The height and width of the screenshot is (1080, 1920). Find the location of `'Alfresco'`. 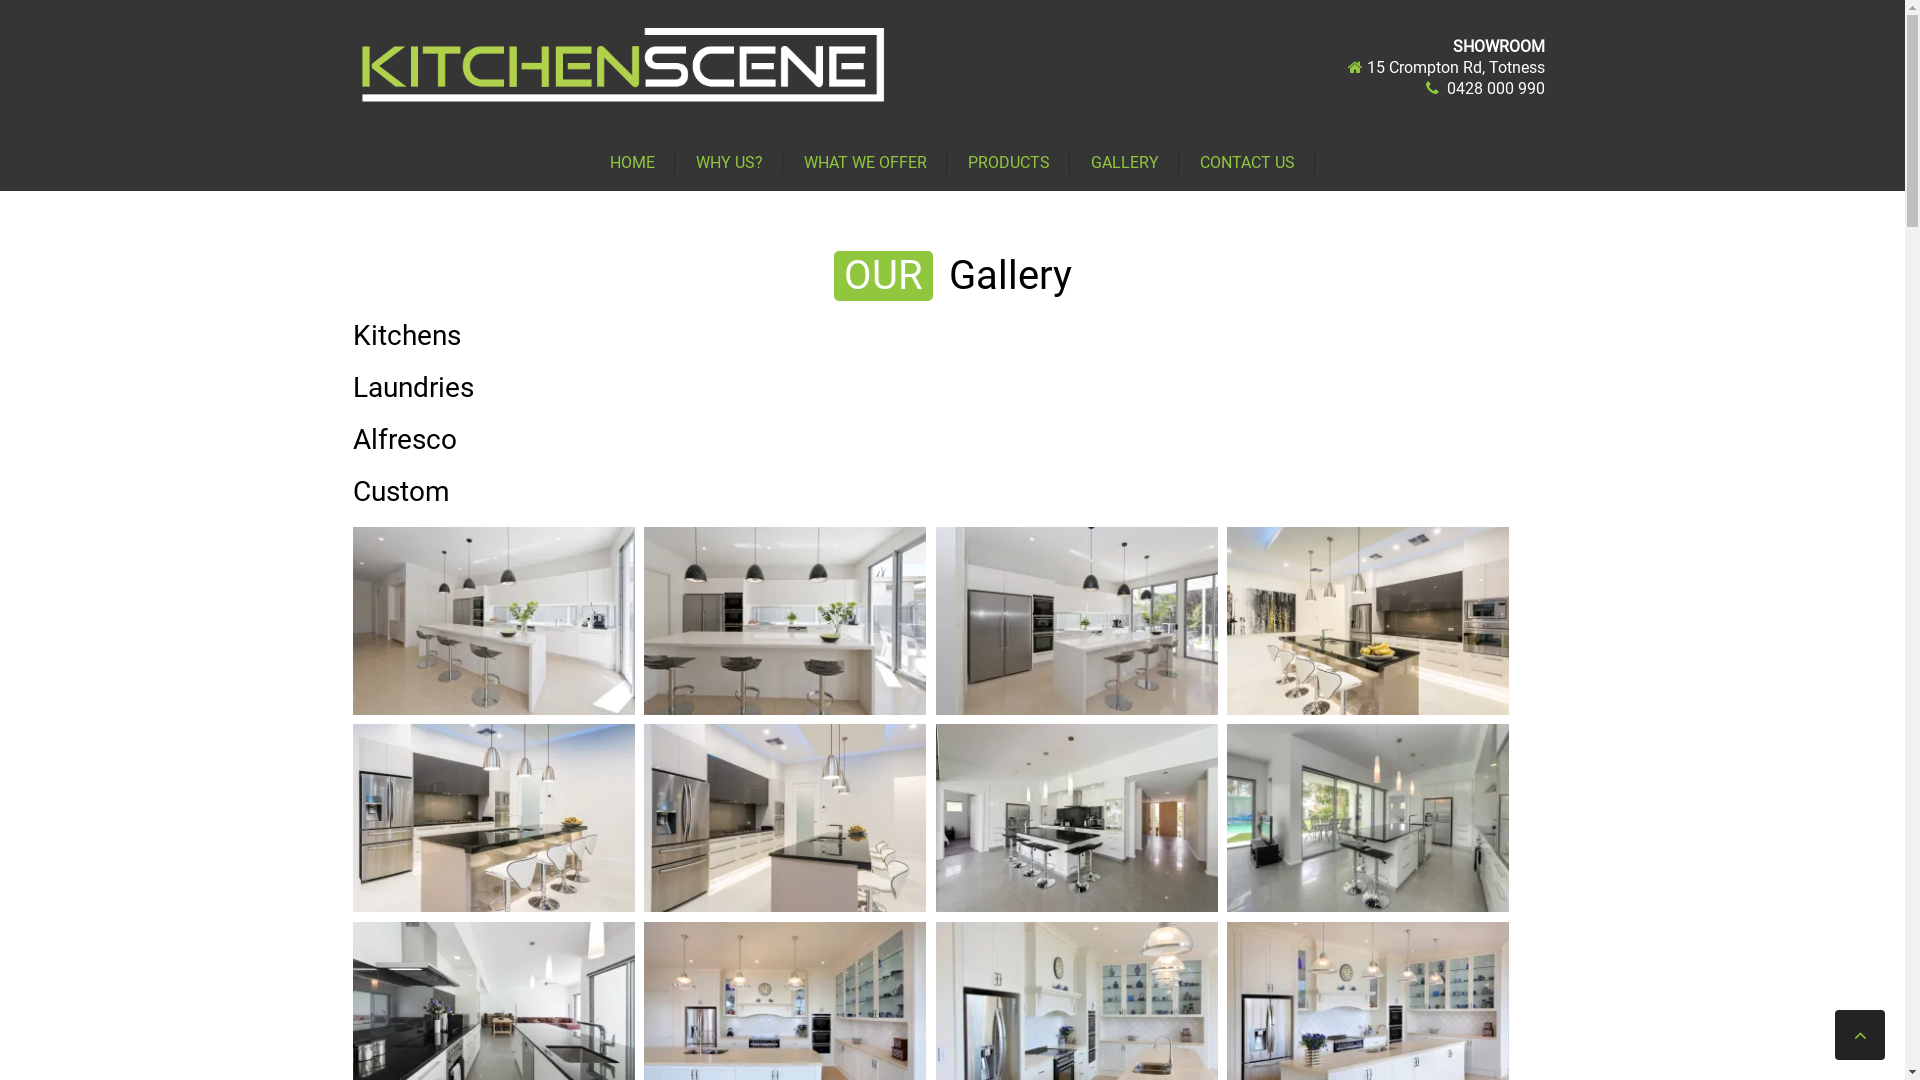

'Alfresco' is located at coordinates (402, 438).